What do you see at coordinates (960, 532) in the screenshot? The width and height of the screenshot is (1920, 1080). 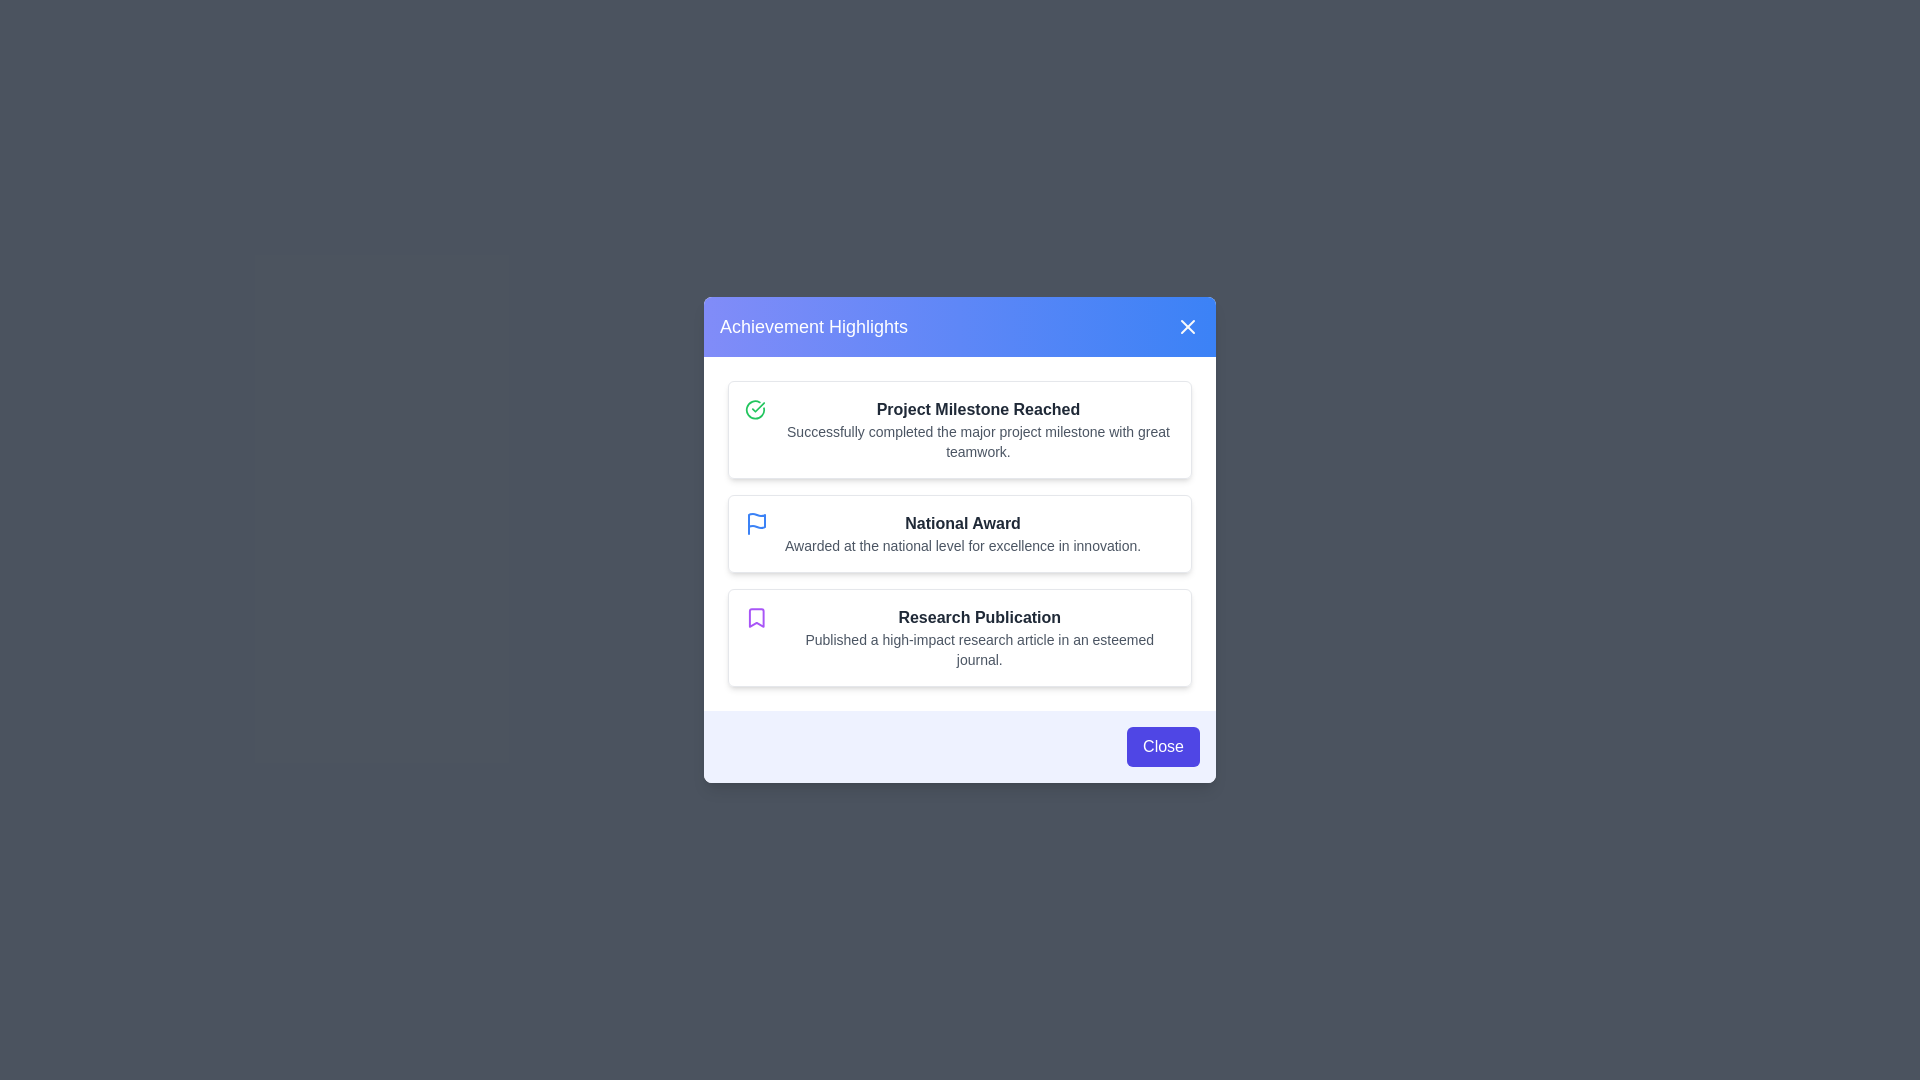 I see `the Informational card titled 'National Award', which features a blue flag icon and contains bold text 'National Award' and a description 'Awarded at the national level for excellence in innovation.'` at bounding box center [960, 532].